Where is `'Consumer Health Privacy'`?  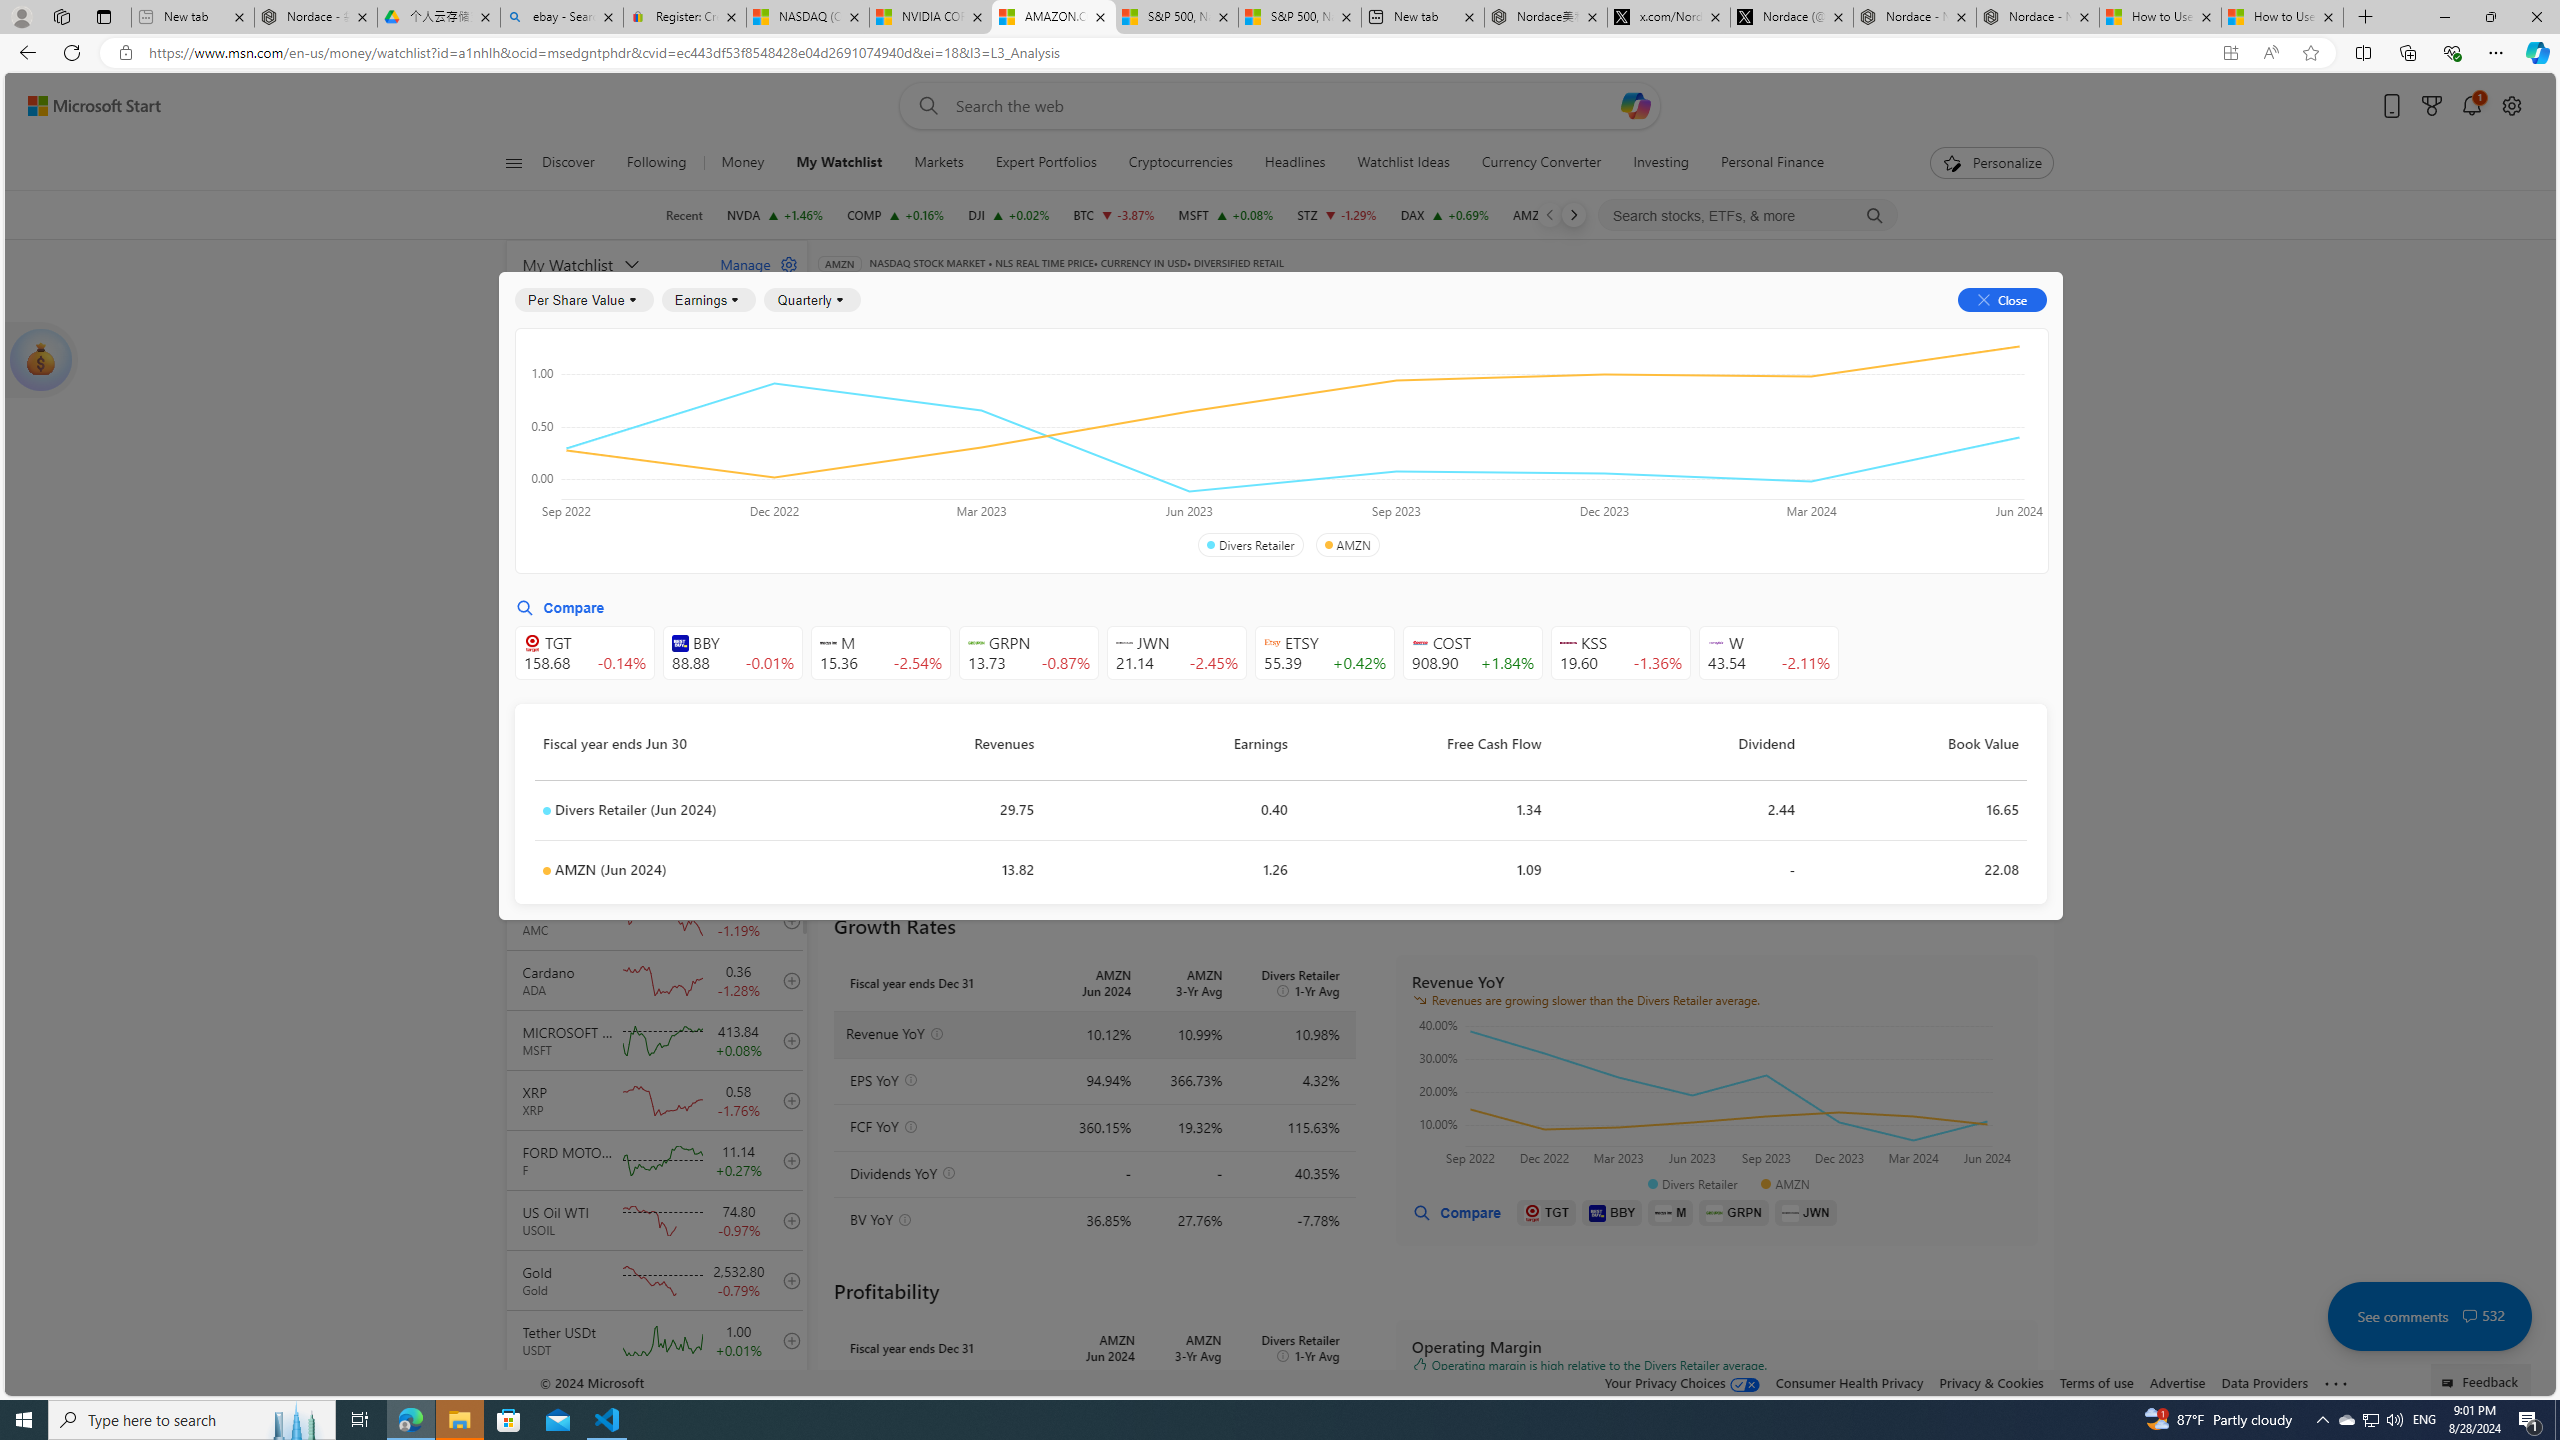
'Consumer Health Privacy' is located at coordinates (1848, 1382).